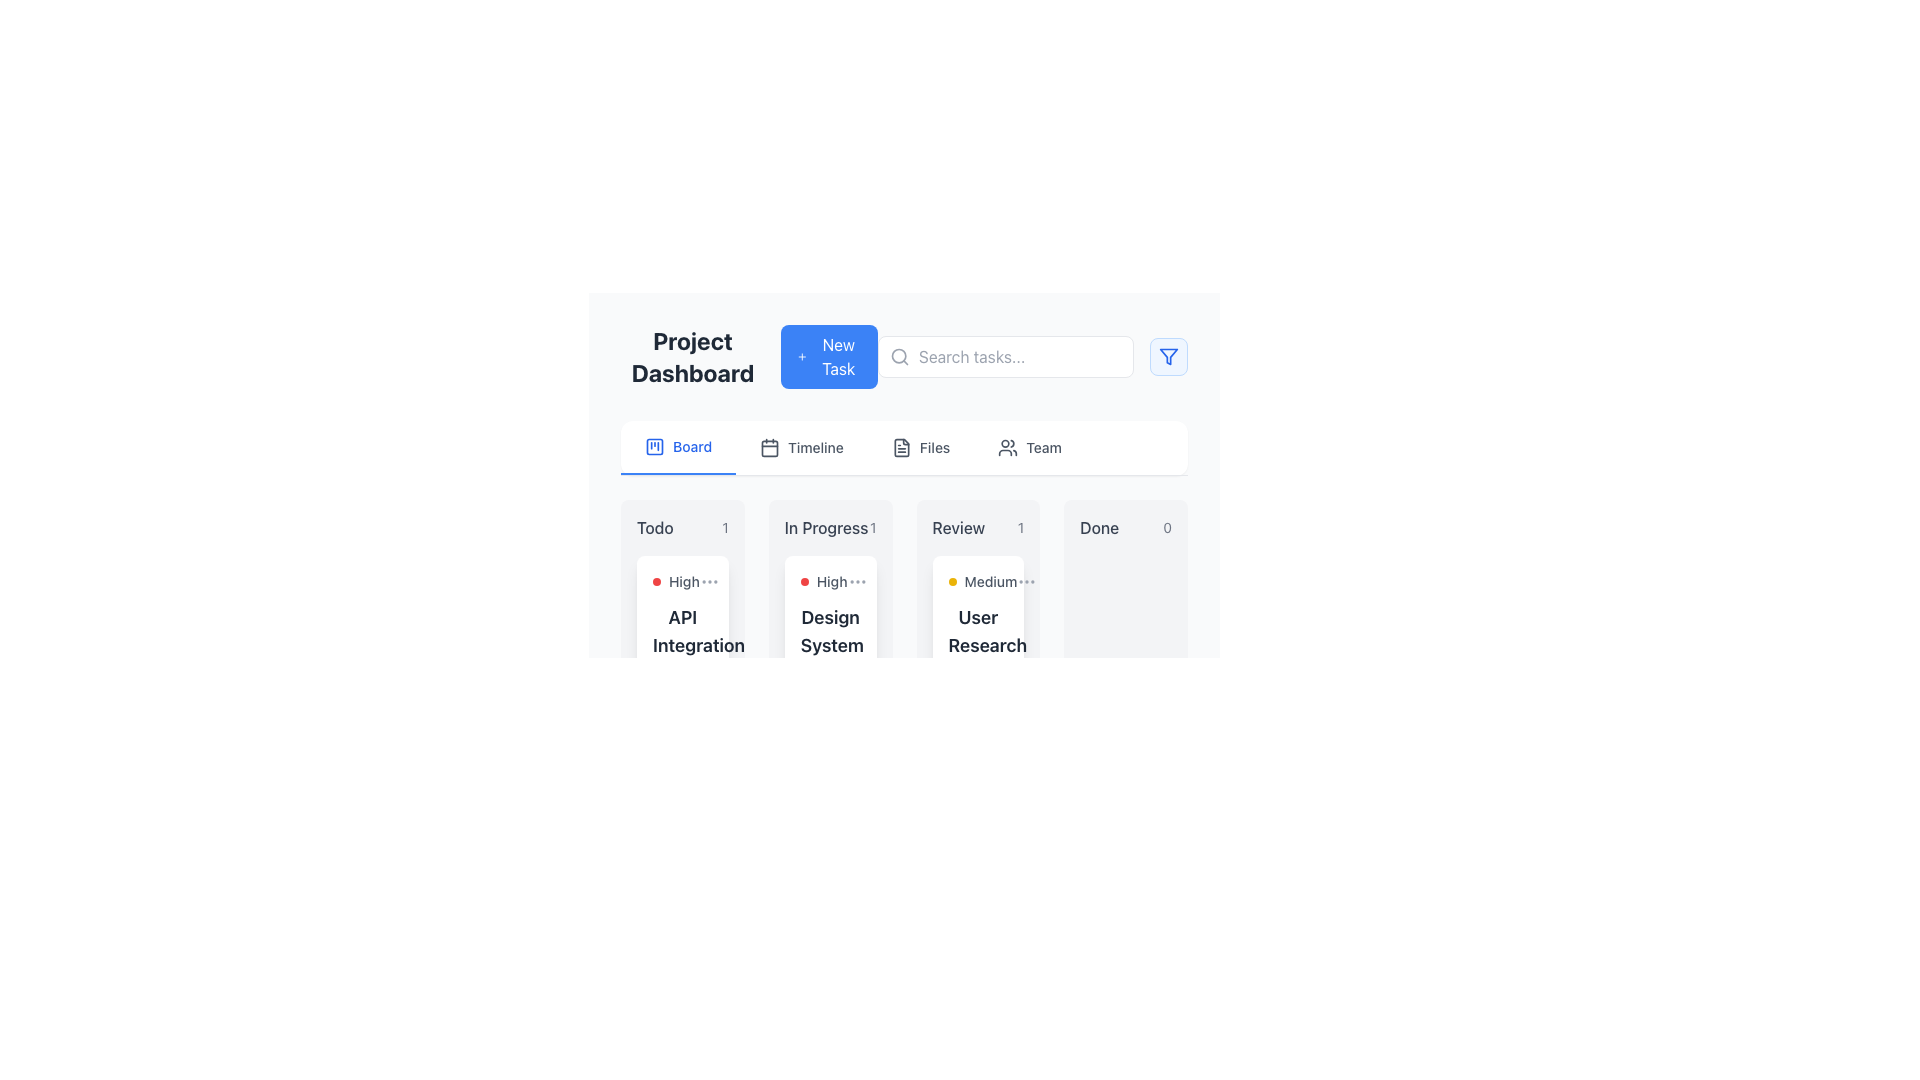 This screenshot has height=1080, width=1920. What do you see at coordinates (1008, 446) in the screenshot?
I see `the SVG-based icon representing a group of users located to the left of the 'Team' label in the menu, which is part of the navigation options for team management` at bounding box center [1008, 446].